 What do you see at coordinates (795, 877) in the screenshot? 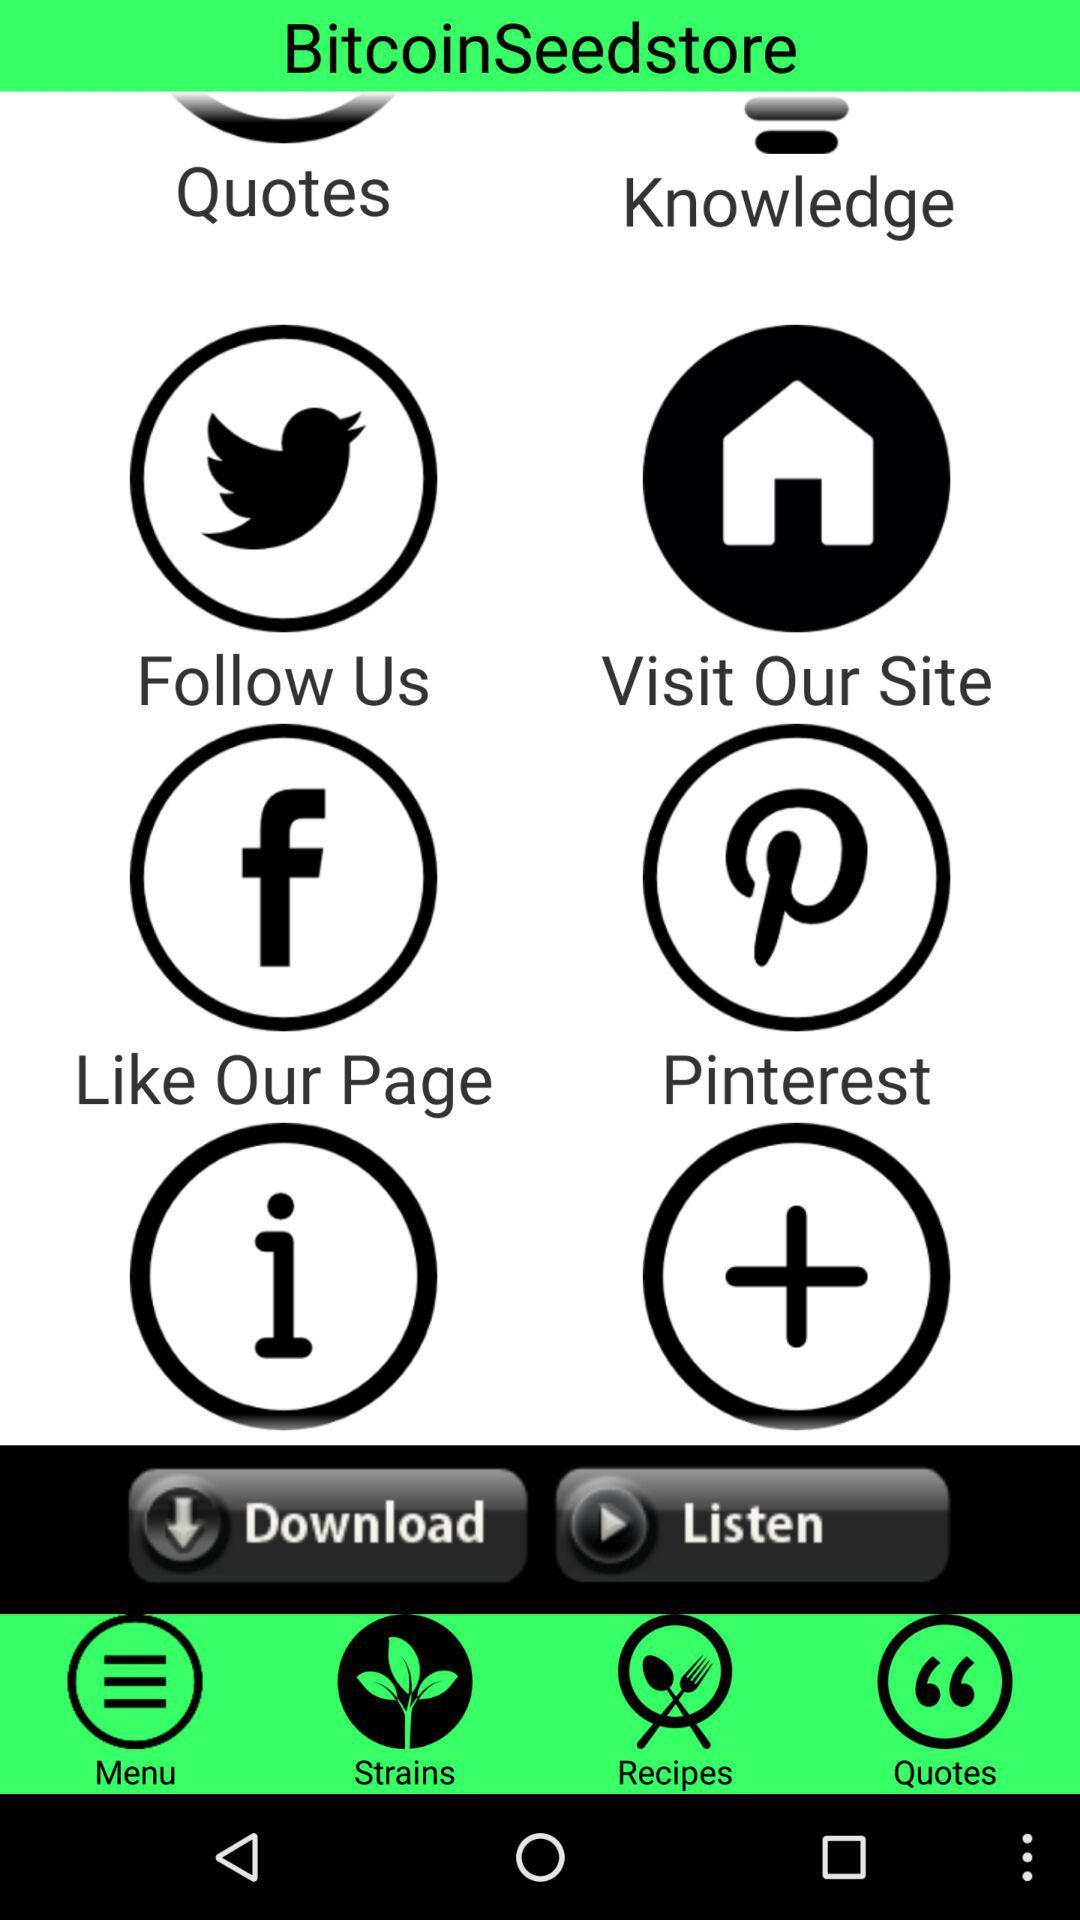
I see `pinterest` at bounding box center [795, 877].